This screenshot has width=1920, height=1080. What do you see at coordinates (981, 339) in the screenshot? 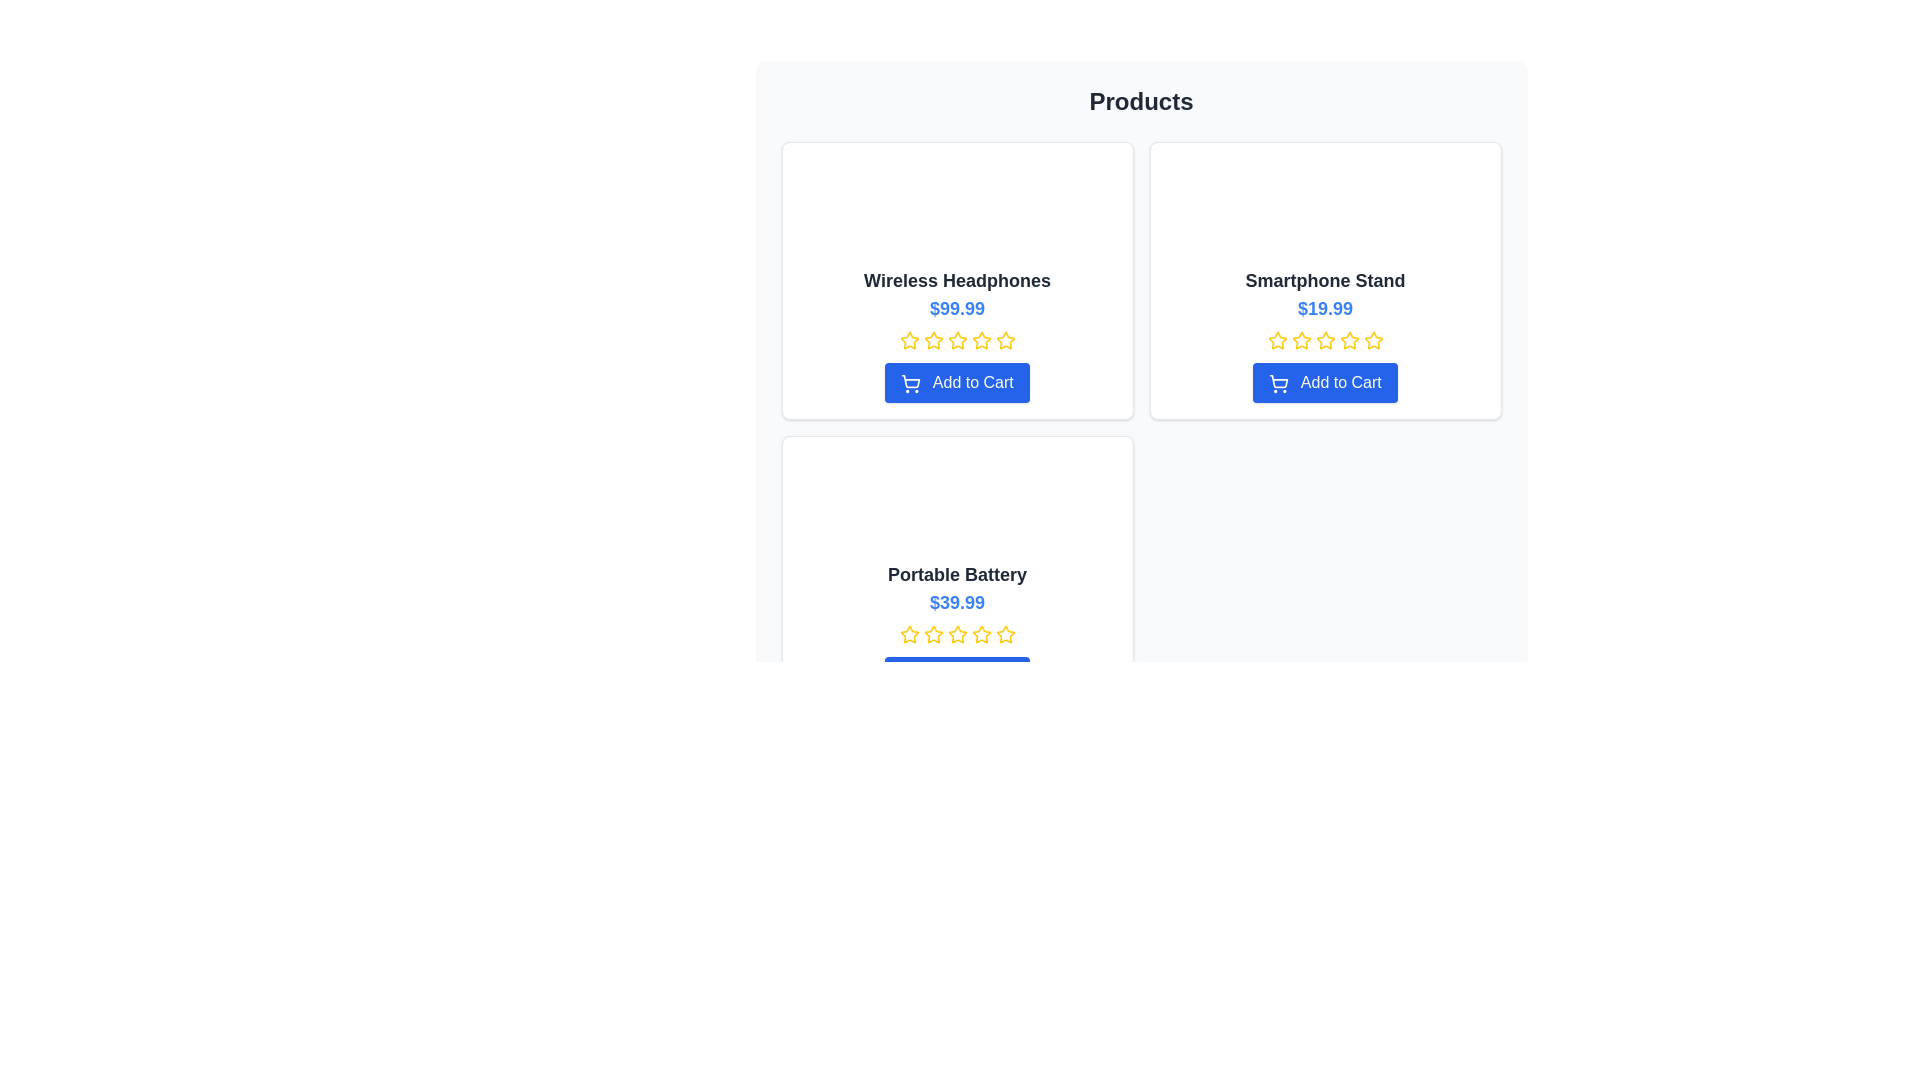
I see `the fourth star icon in the middle row of a five-star rating component, which is outlined in yellow and has a hollow center` at bounding box center [981, 339].